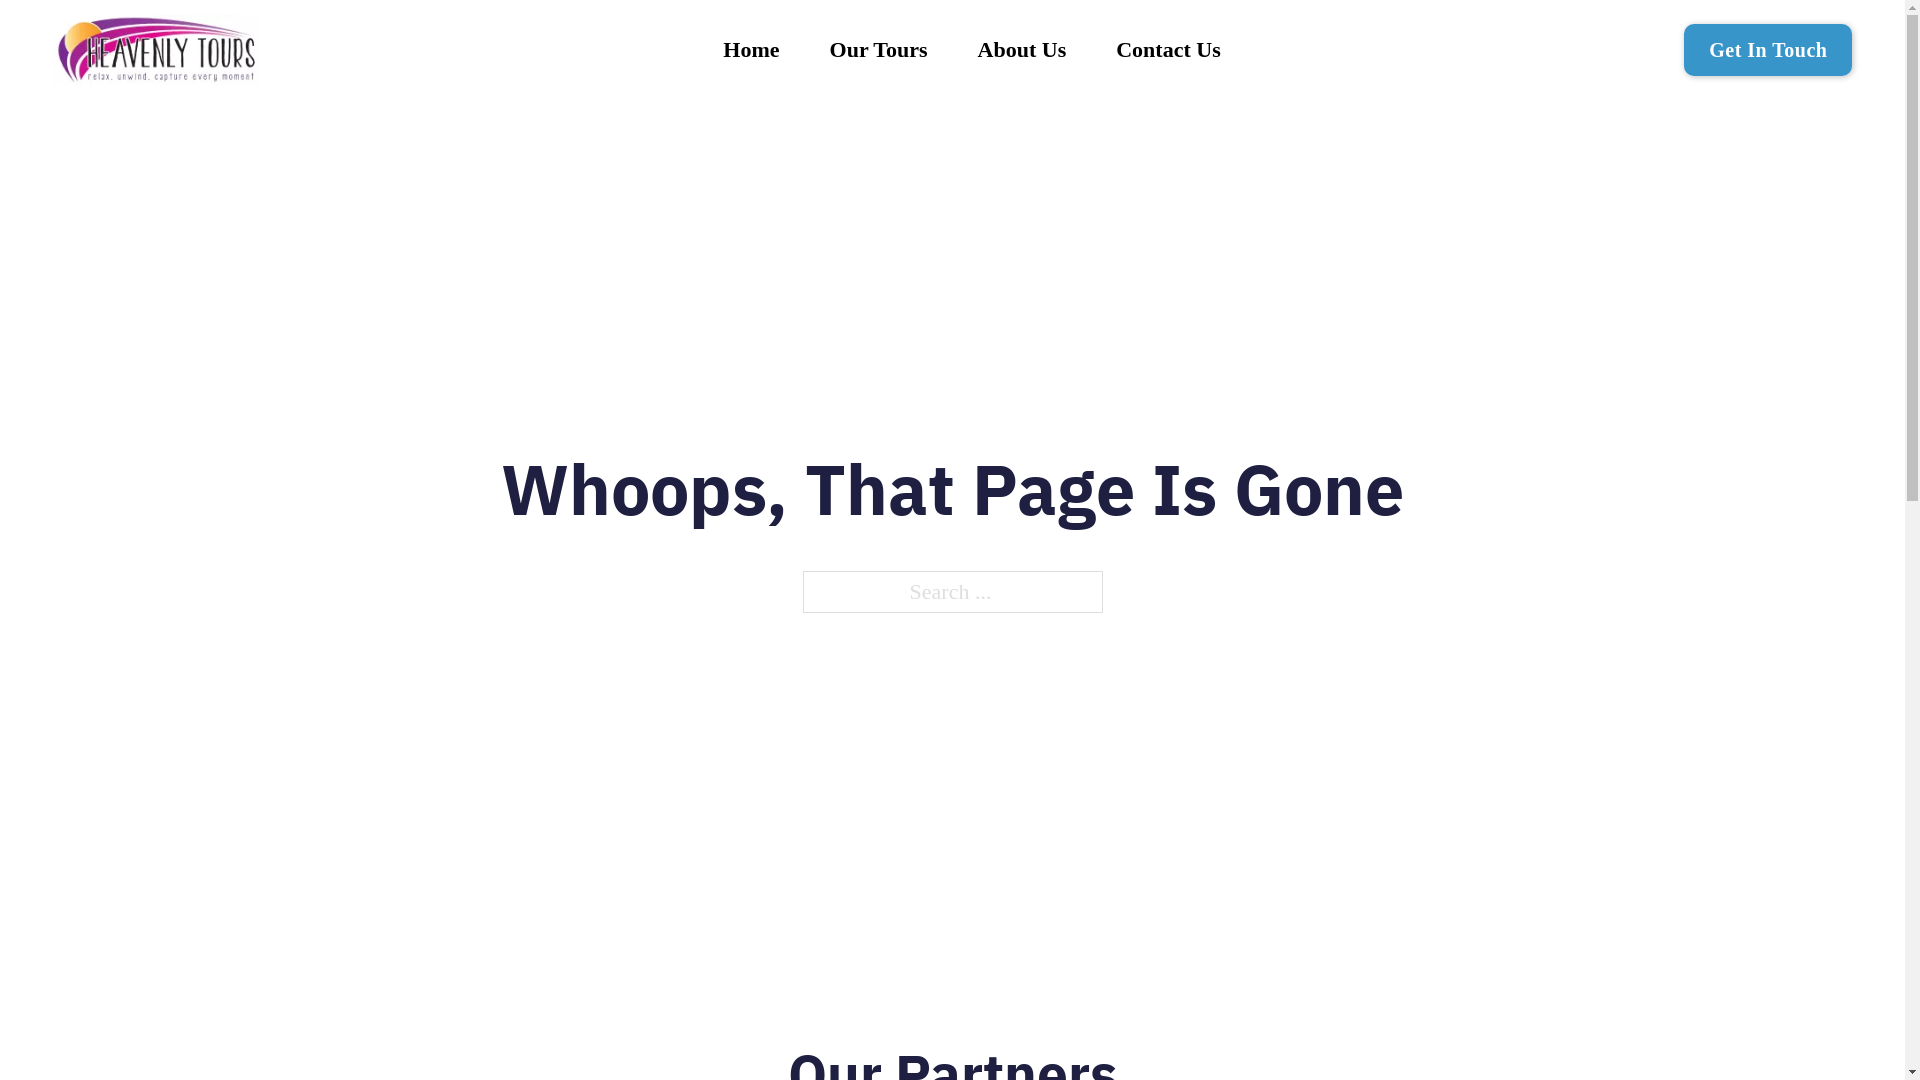 This screenshot has width=1920, height=1080. I want to click on 'Home', so click(697, 48).